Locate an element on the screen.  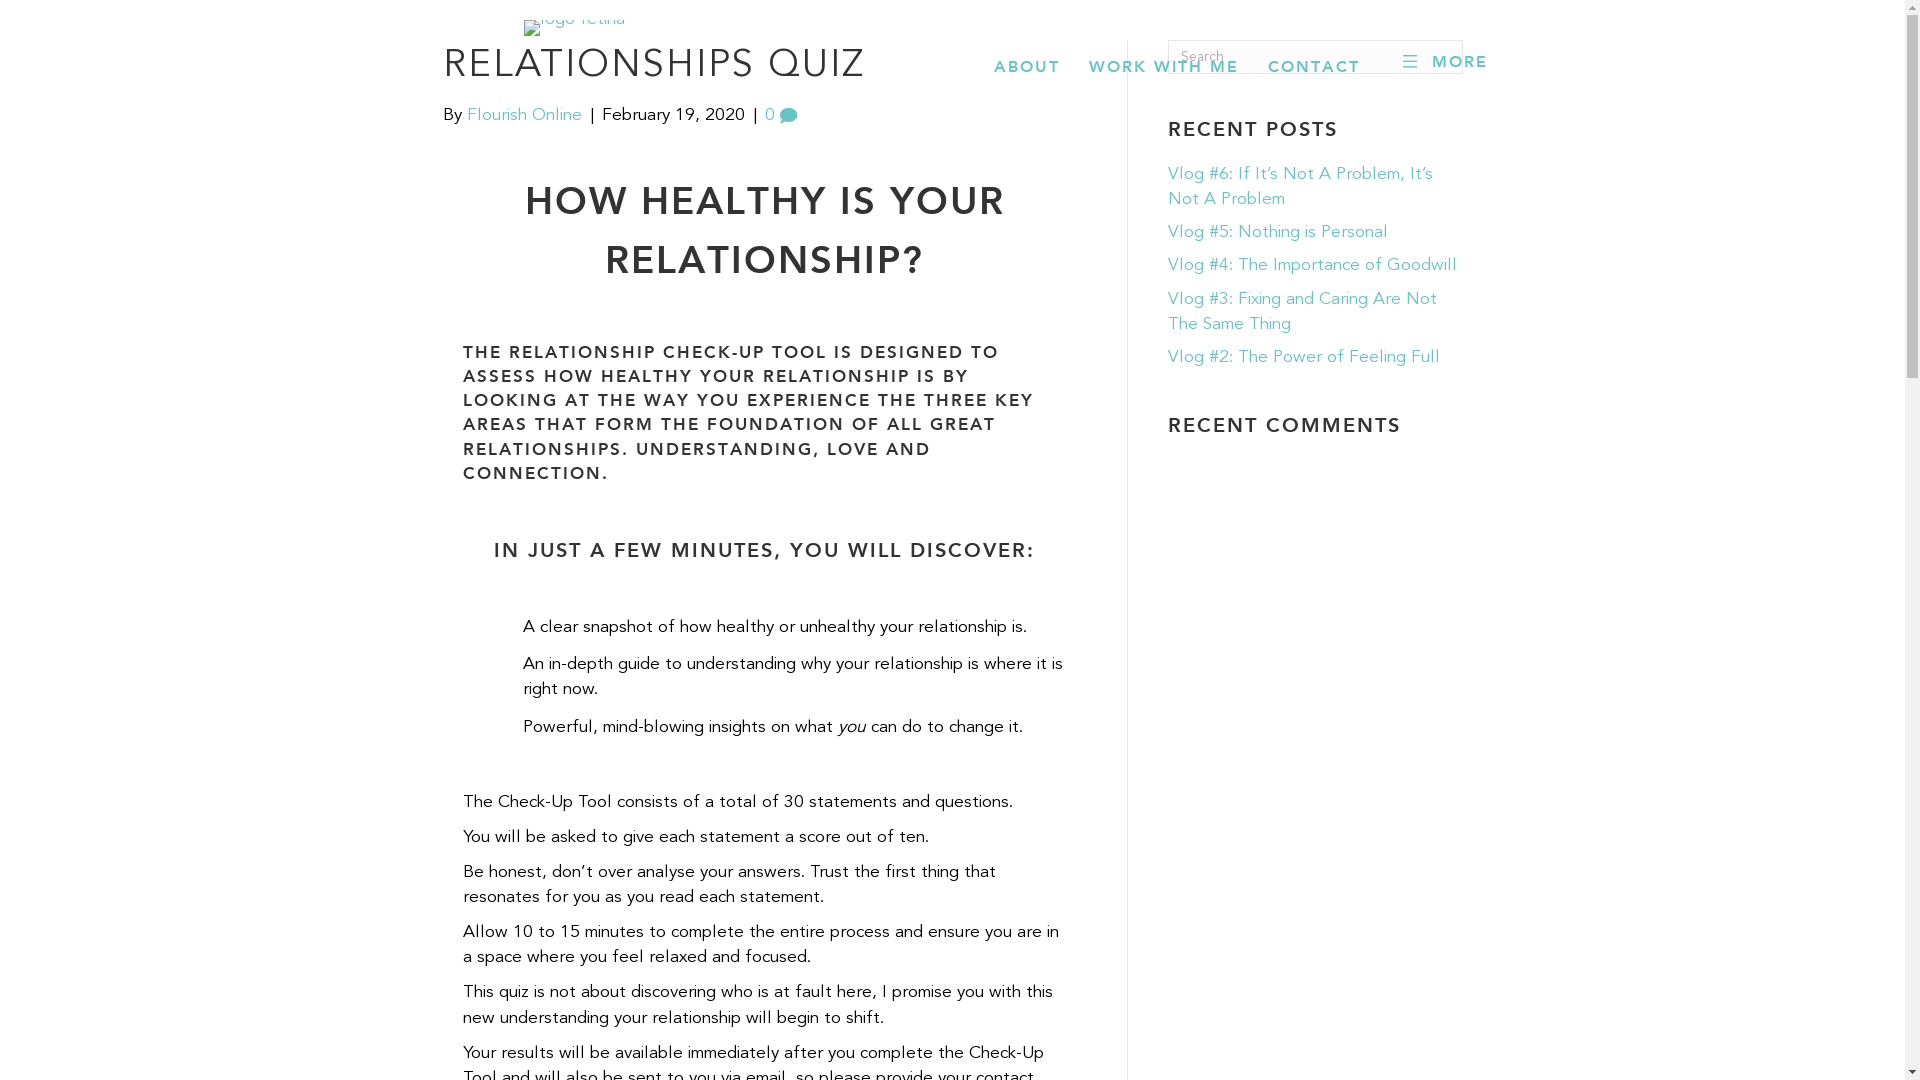
'Vlog #5: Nothing is Personal' is located at coordinates (1167, 231).